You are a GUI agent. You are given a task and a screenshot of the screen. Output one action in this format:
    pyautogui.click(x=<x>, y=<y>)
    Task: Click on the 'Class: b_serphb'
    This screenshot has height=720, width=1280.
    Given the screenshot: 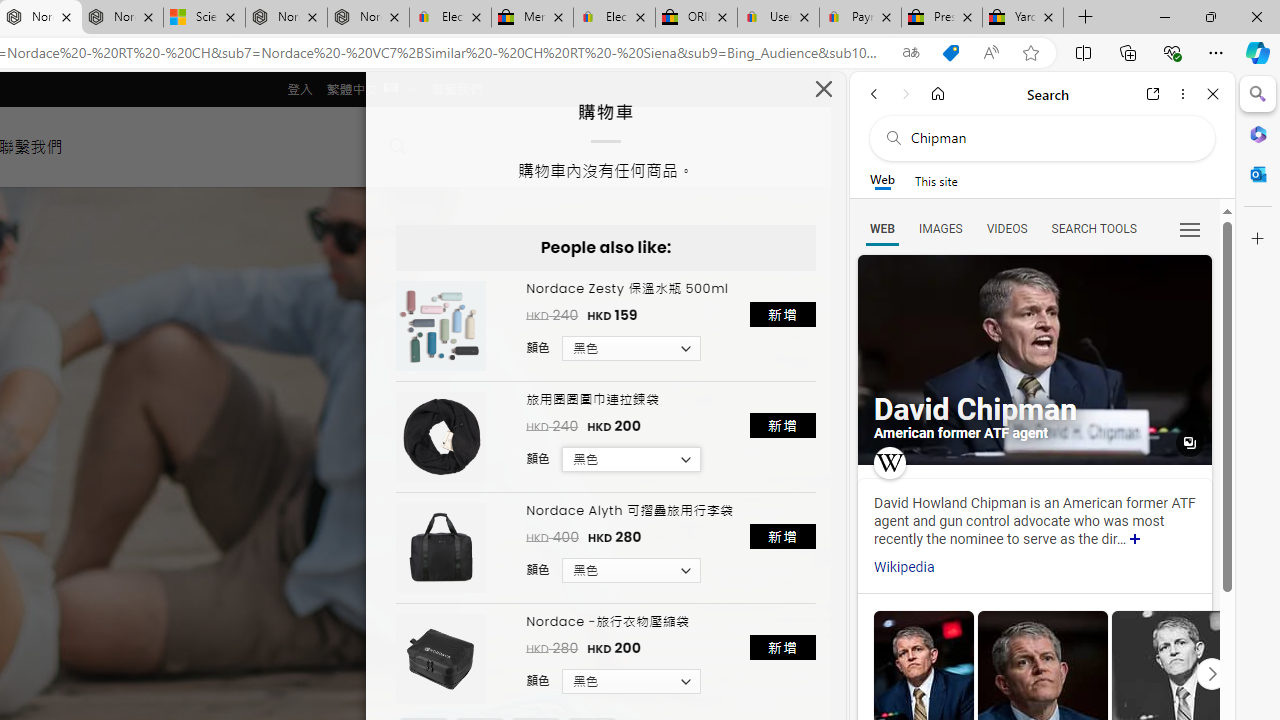 What is the action you would take?
    pyautogui.click(x=1190, y=229)
    